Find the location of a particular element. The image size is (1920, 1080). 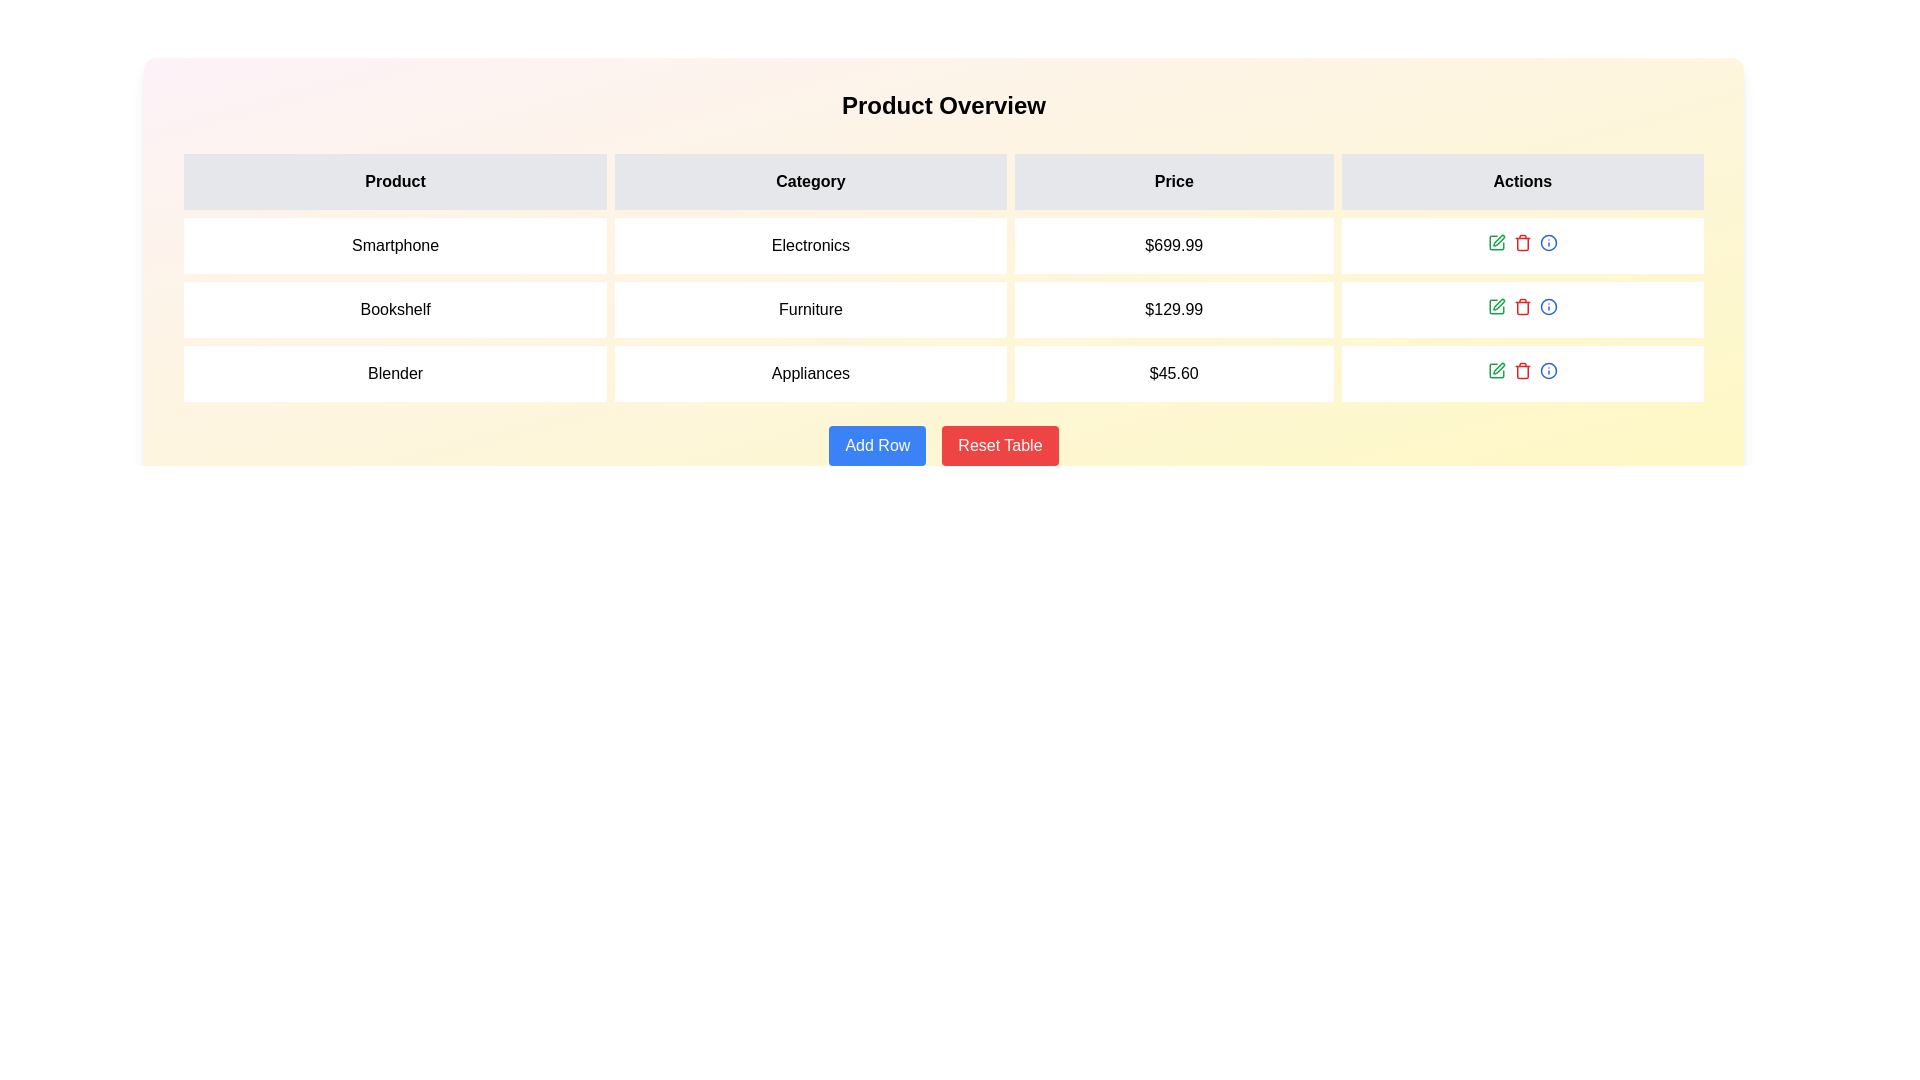

the Text label indicating the category 'Blender' located in the third row under the 'Category' column of the table is located at coordinates (811, 374).